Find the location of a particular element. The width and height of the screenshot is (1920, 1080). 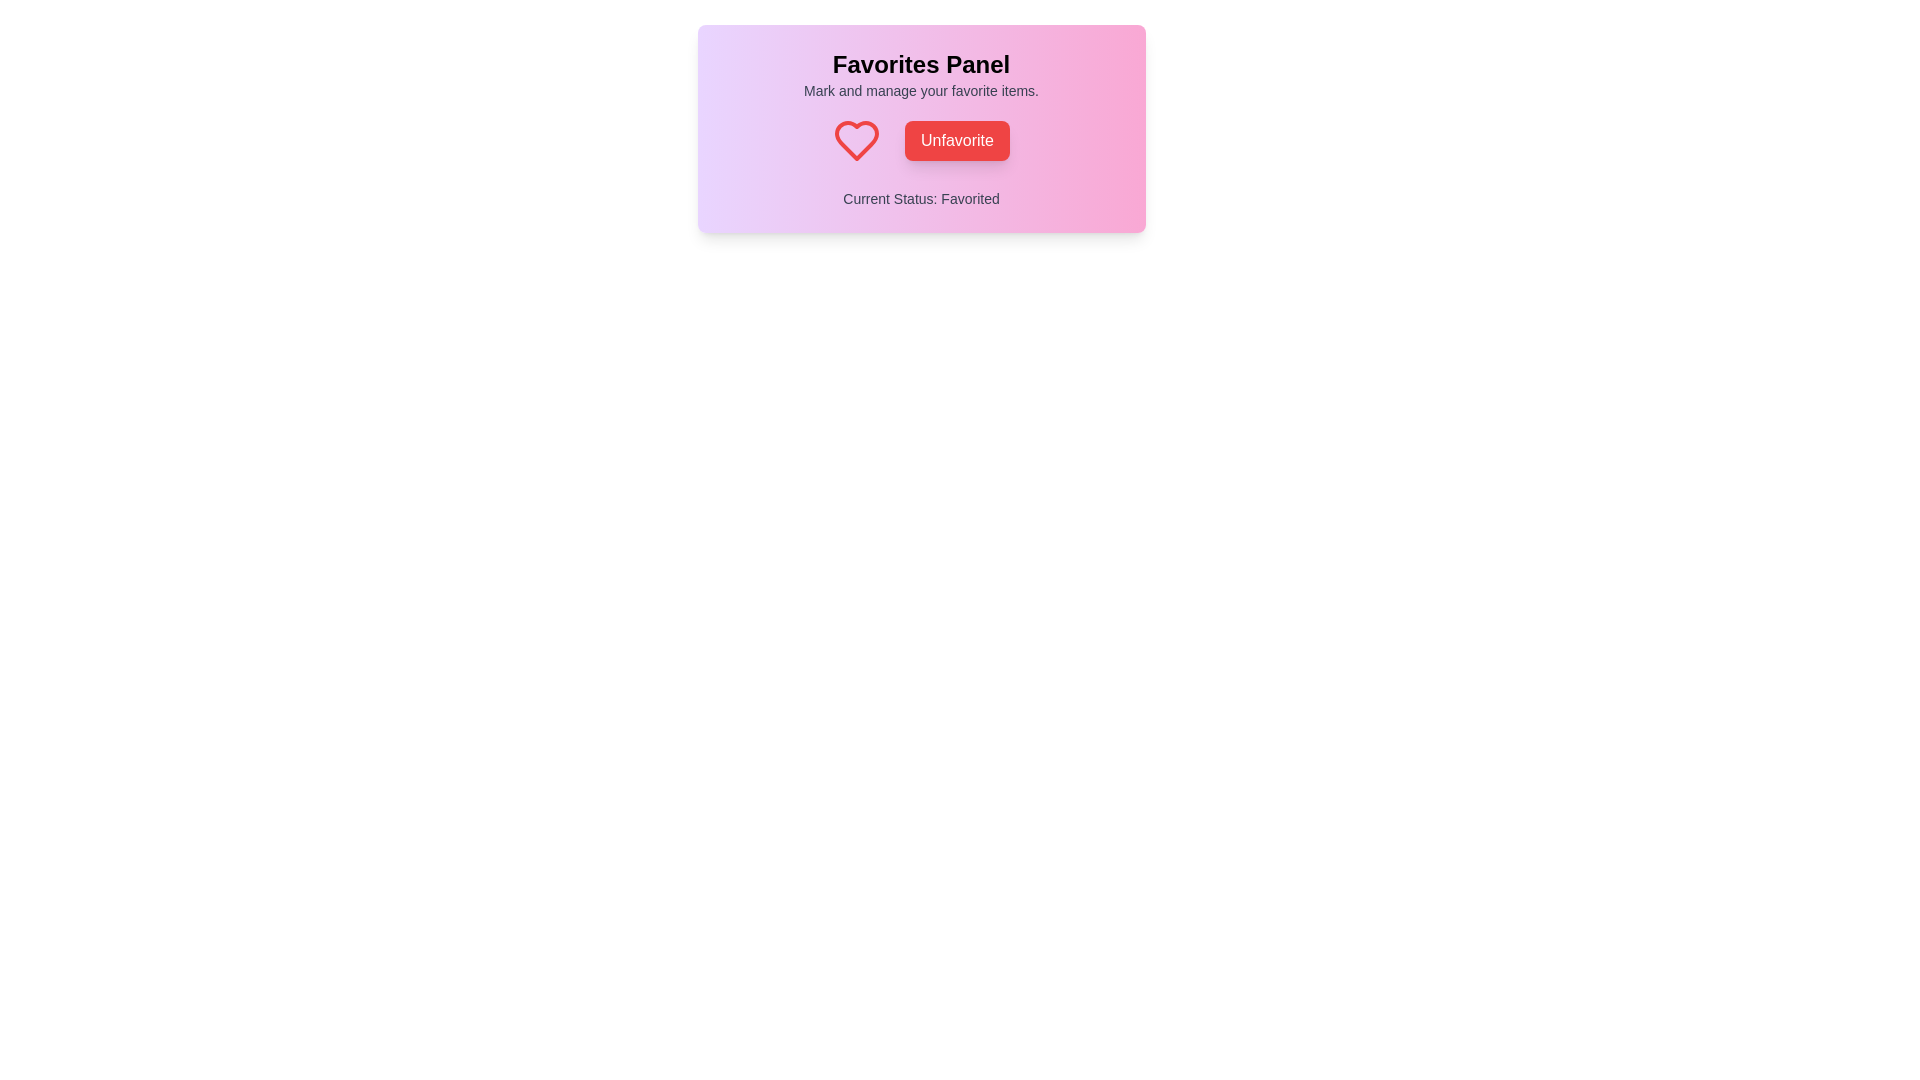

the heart icon to toggle its state is located at coordinates (857, 140).